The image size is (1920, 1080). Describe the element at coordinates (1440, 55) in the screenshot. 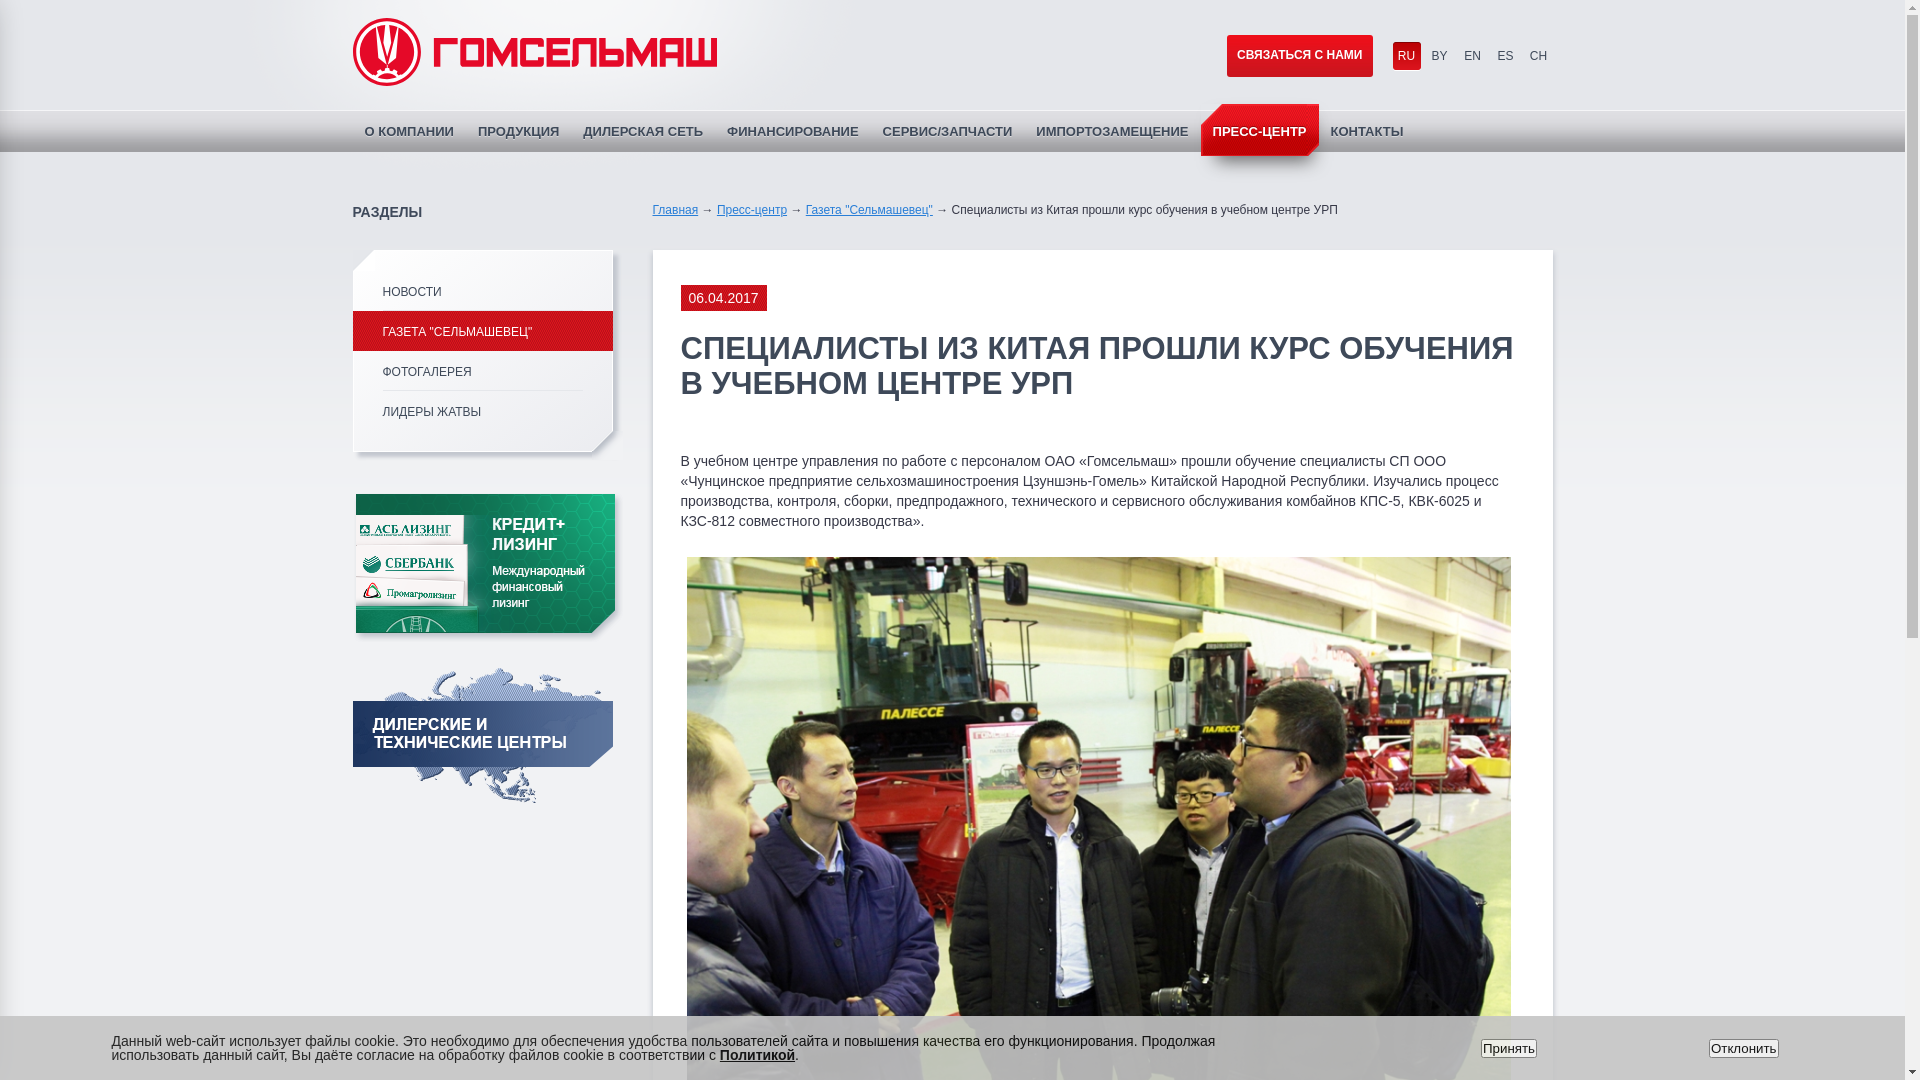

I see `'BY'` at that location.